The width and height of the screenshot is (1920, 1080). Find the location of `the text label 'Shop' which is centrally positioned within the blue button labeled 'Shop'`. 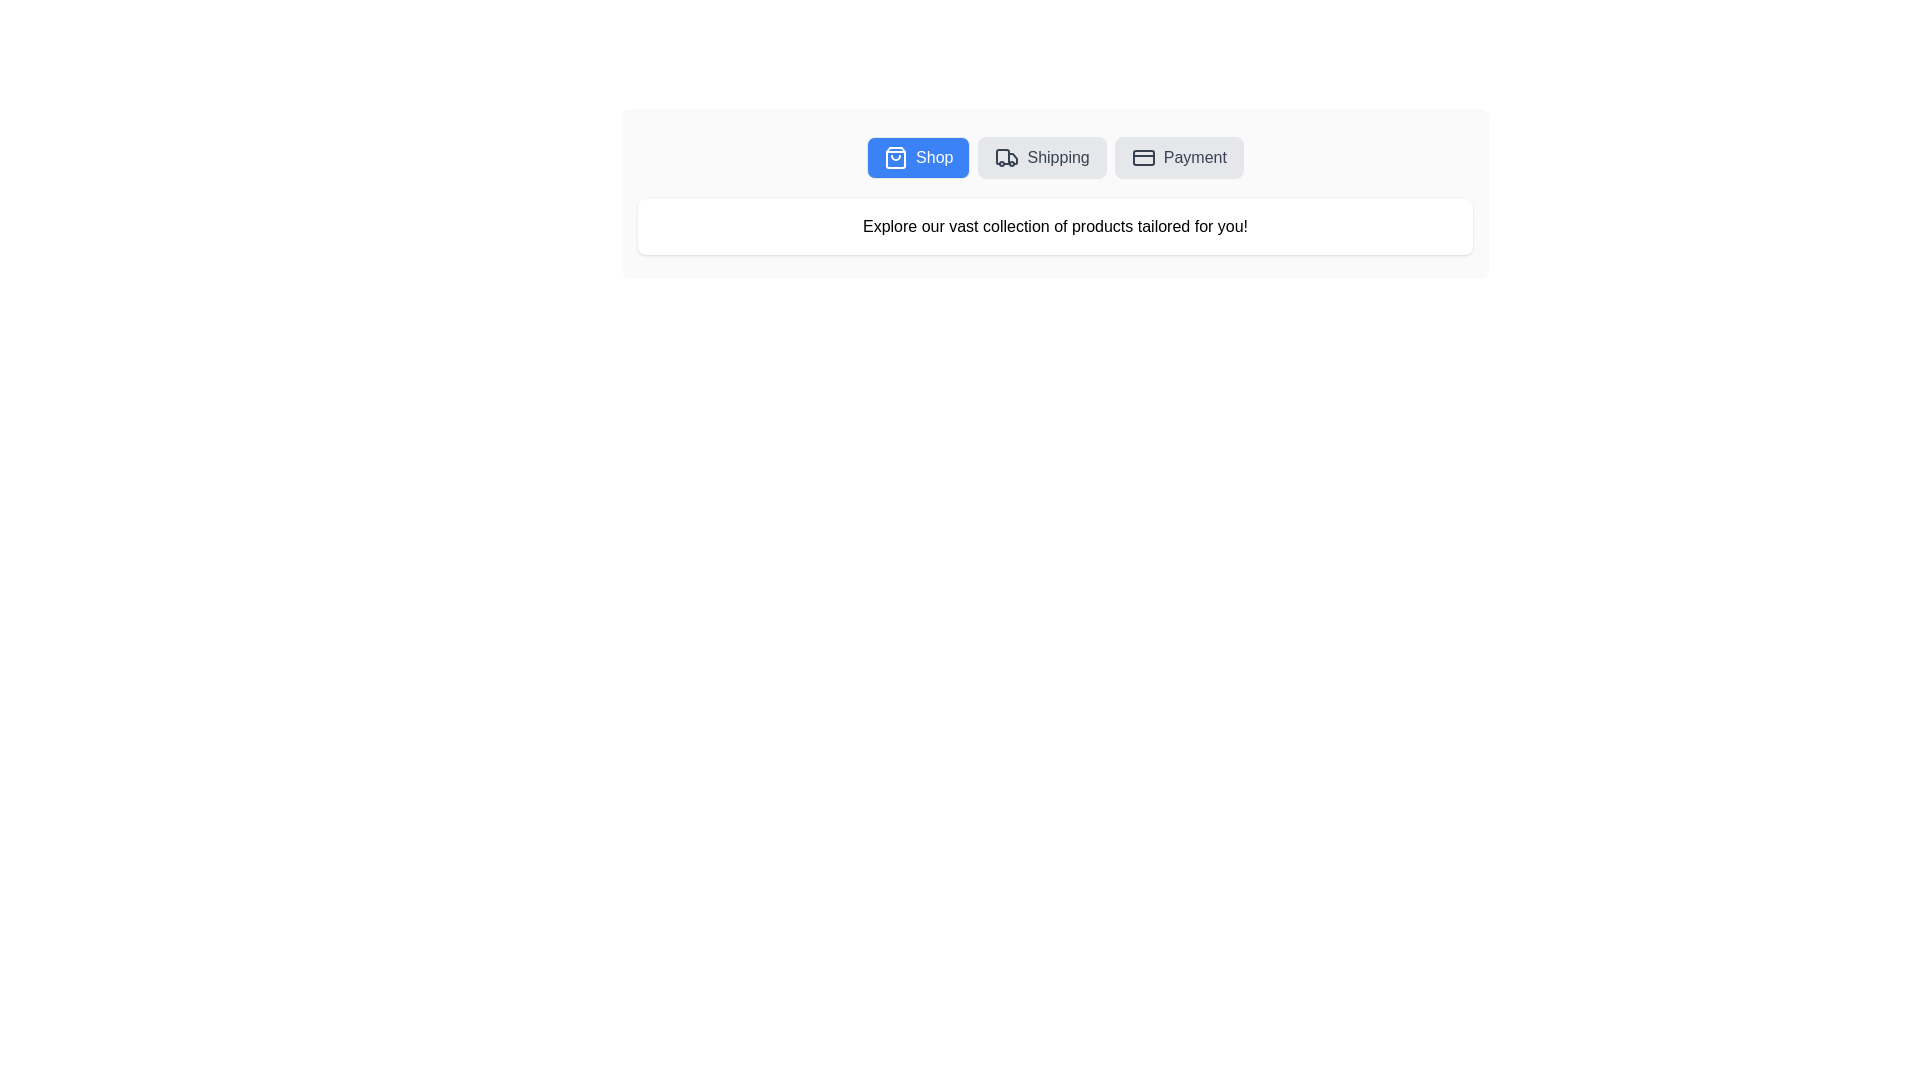

the text label 'Shop' which is centrally positioned within the blue button labeled 'Shop' is located at coordinates (933, 157).